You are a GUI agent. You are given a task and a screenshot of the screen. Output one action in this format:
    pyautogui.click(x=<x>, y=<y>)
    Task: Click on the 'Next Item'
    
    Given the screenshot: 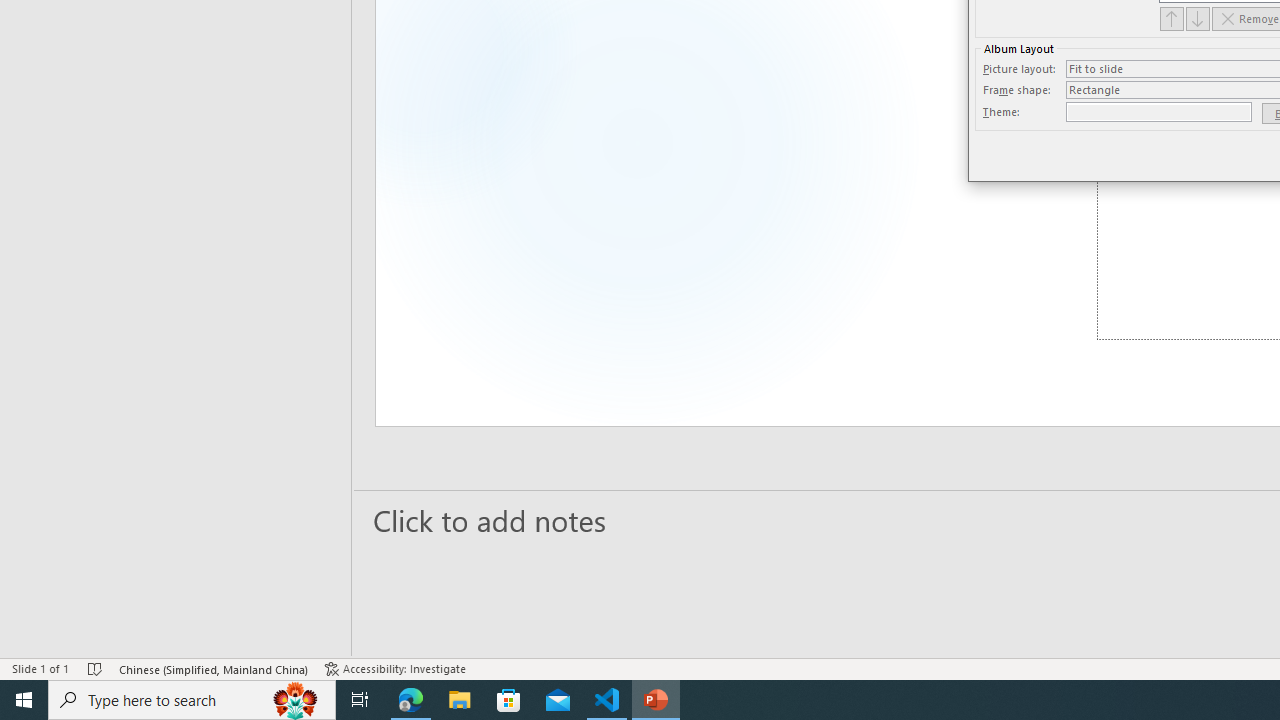 What is the action you would take?
    pyautogui.click(x=1198, y=18)
    